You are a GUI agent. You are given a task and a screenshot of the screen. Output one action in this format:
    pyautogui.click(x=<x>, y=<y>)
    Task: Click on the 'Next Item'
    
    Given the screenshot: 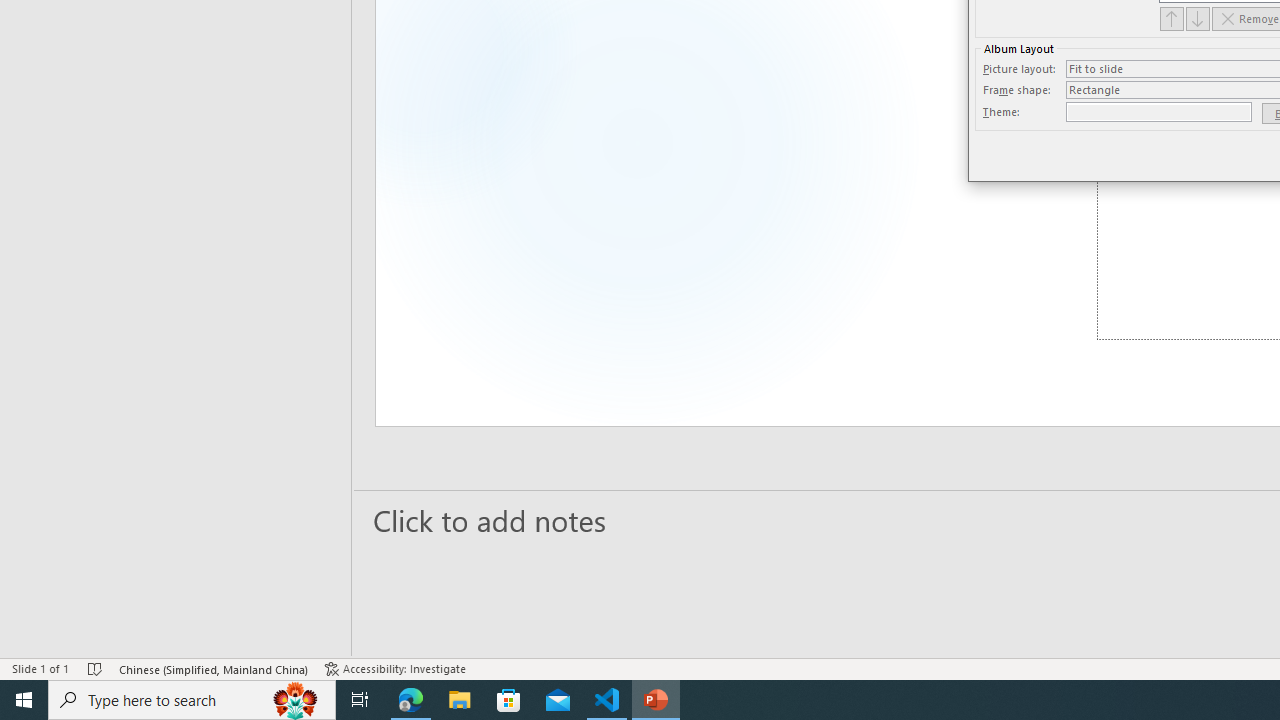 What is the action you would take?
    pyautogui.click(x=1198, y=18)
    